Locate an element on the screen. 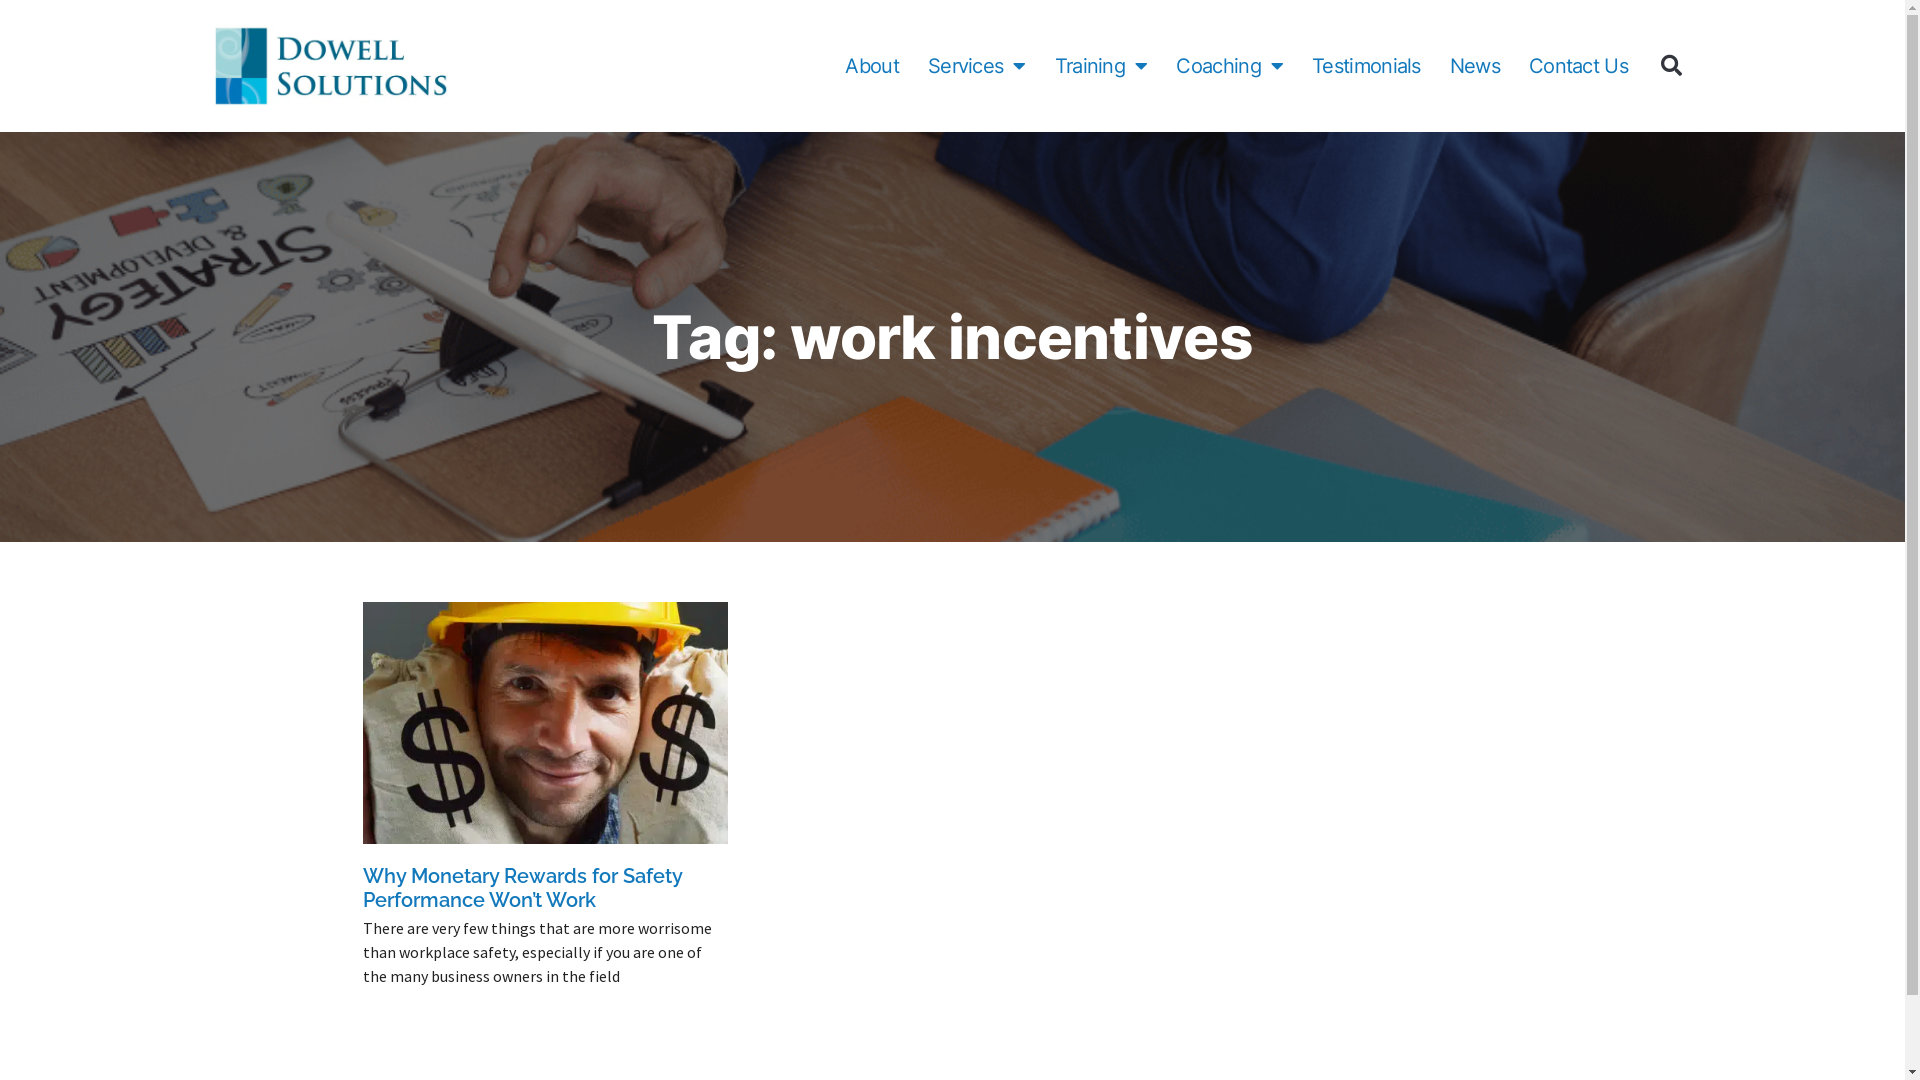 Image resolution: width=1920 pixels, height=1080 pixels. 'Contact Us' is located at coordinates (1528, 64).